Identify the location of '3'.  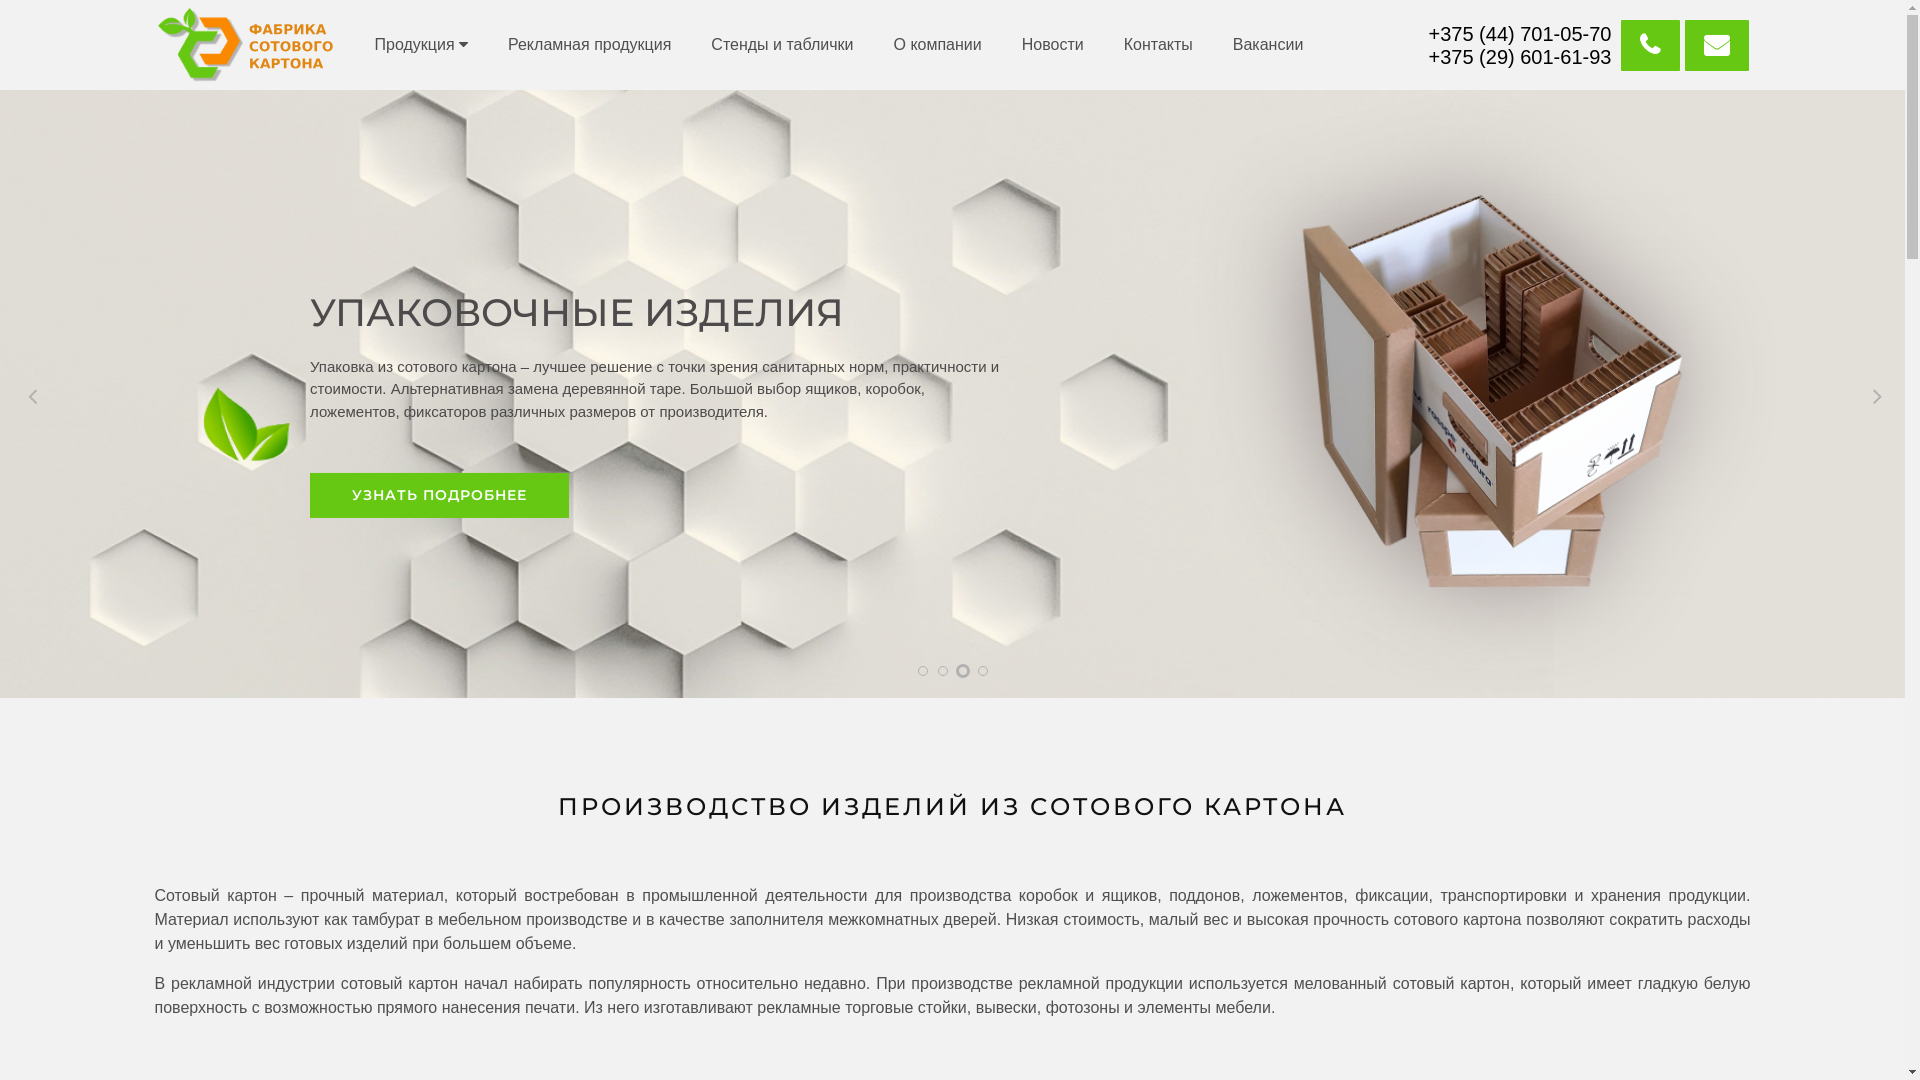
(963, 671).